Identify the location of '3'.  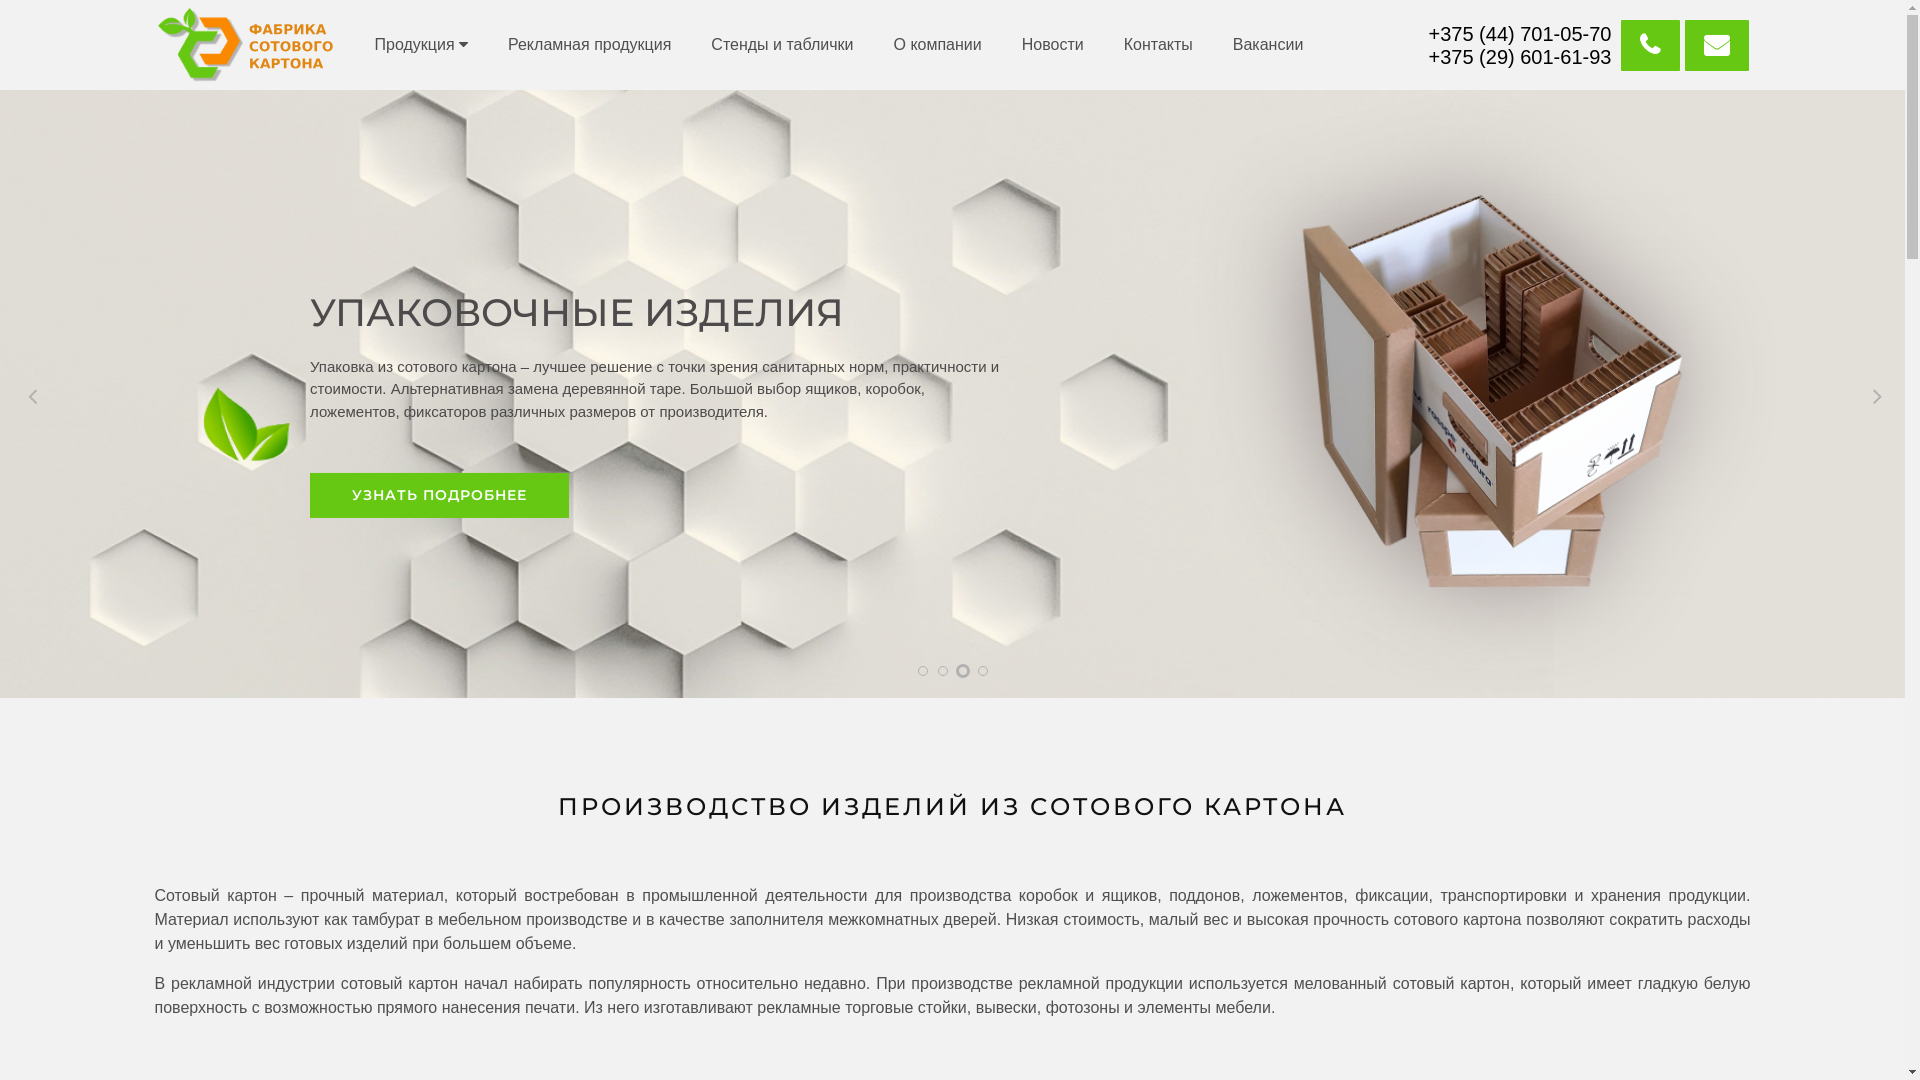
(963, 671).